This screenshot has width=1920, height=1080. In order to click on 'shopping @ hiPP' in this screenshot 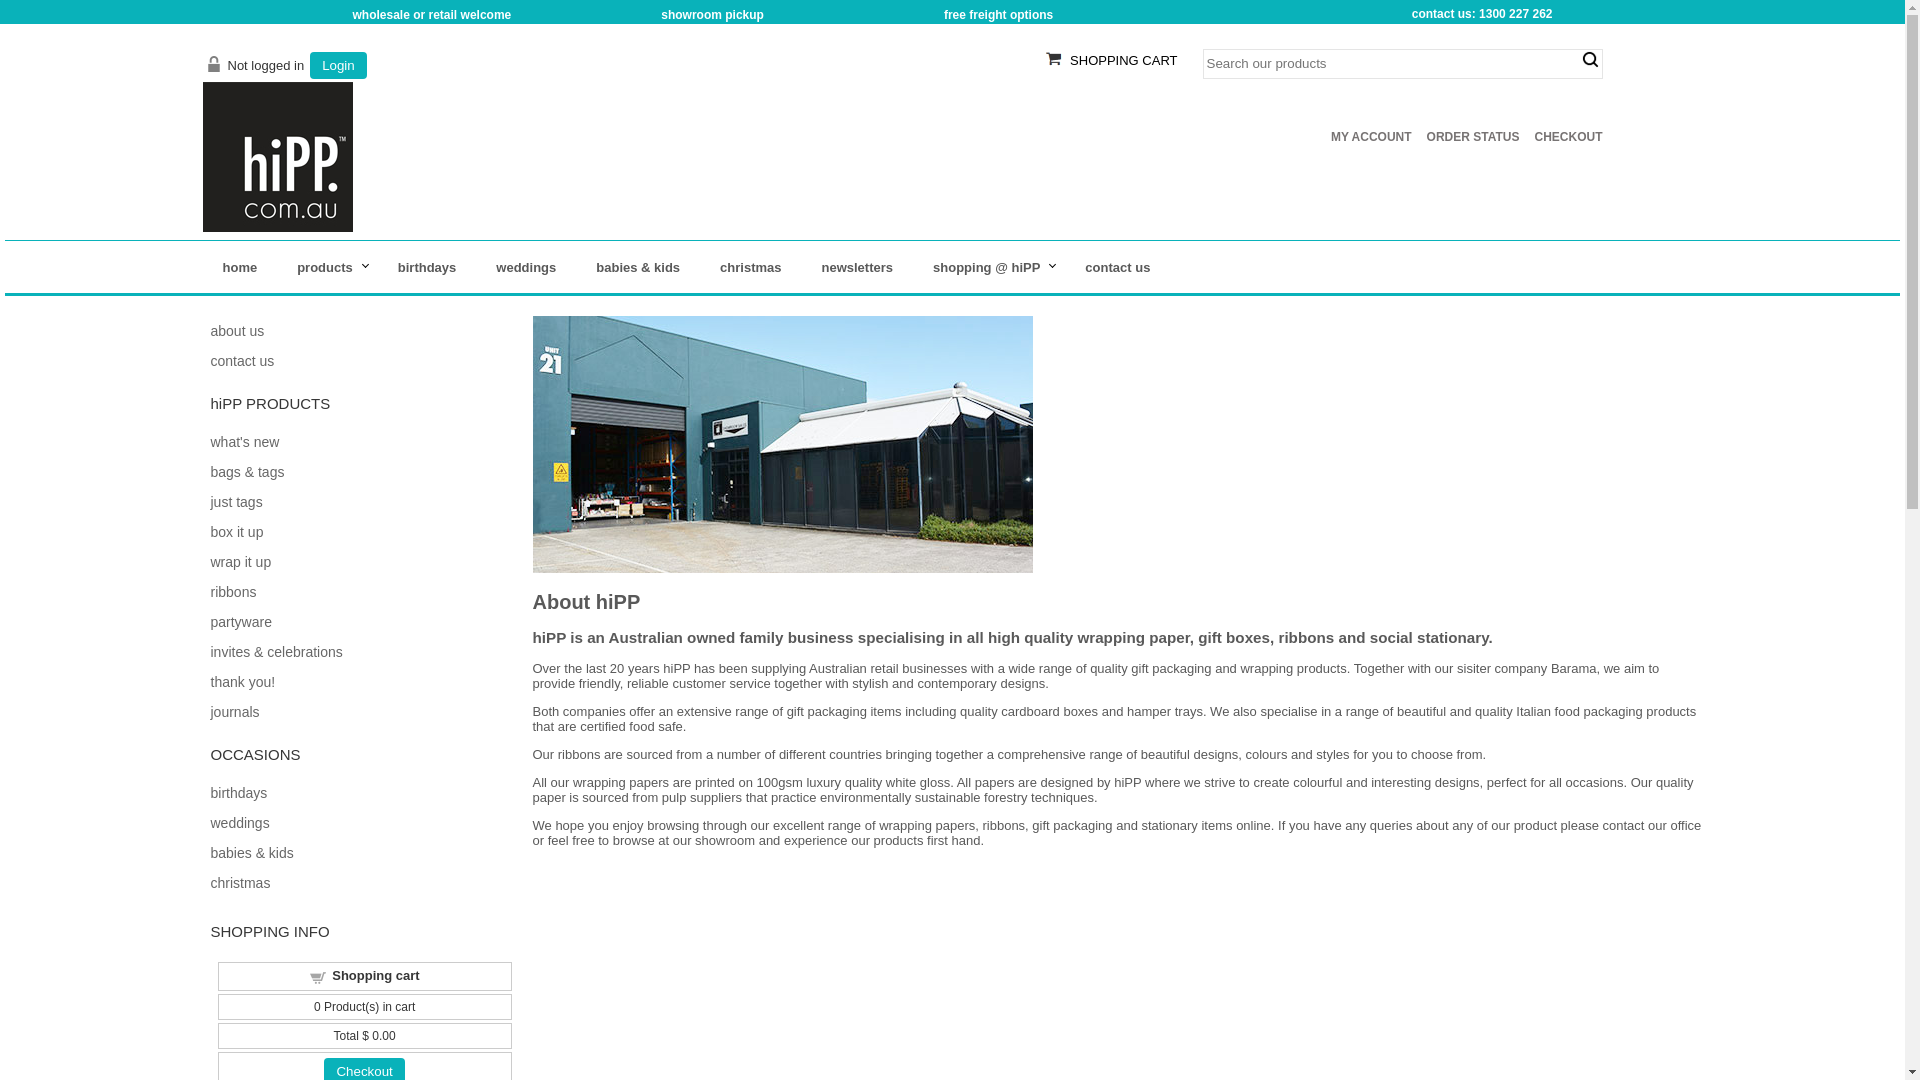, I will do `click(988, 266)`.